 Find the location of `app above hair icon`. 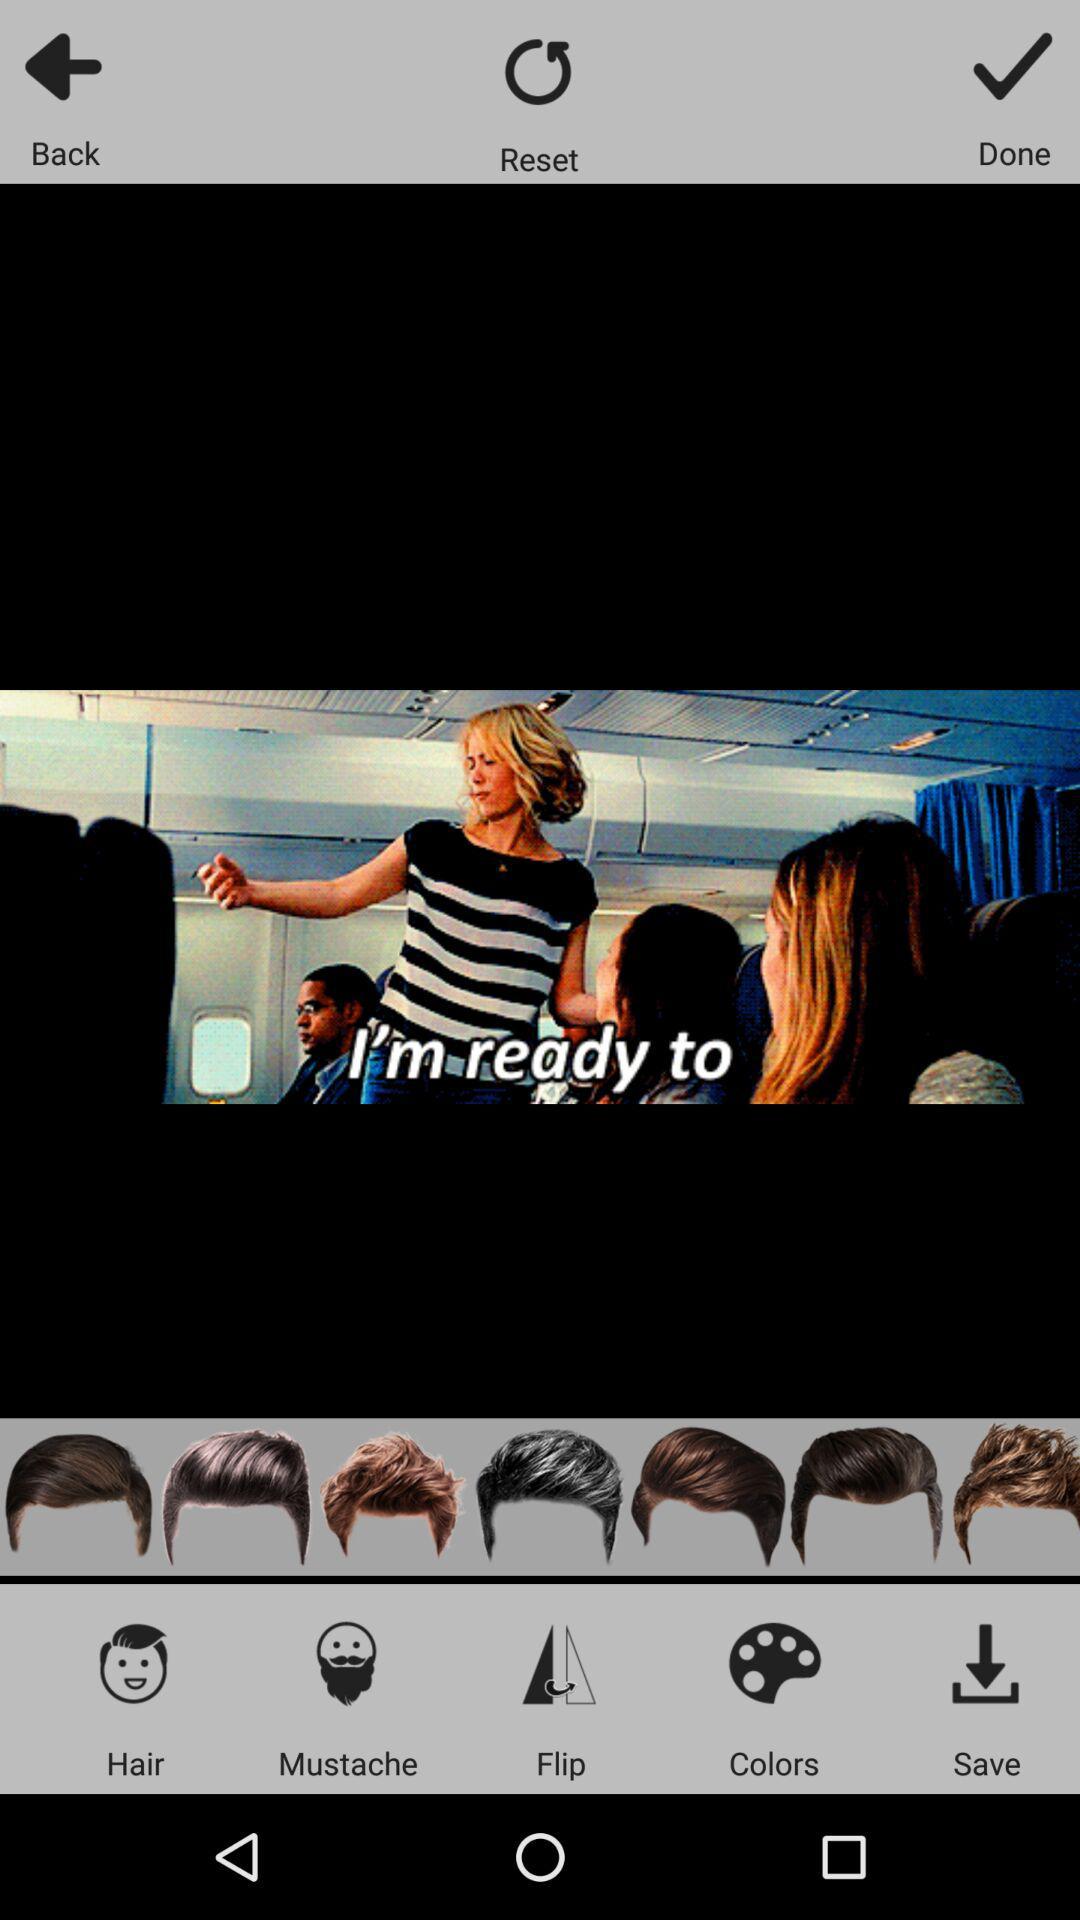

app above hair icon is located at coordinates (135, 1662).